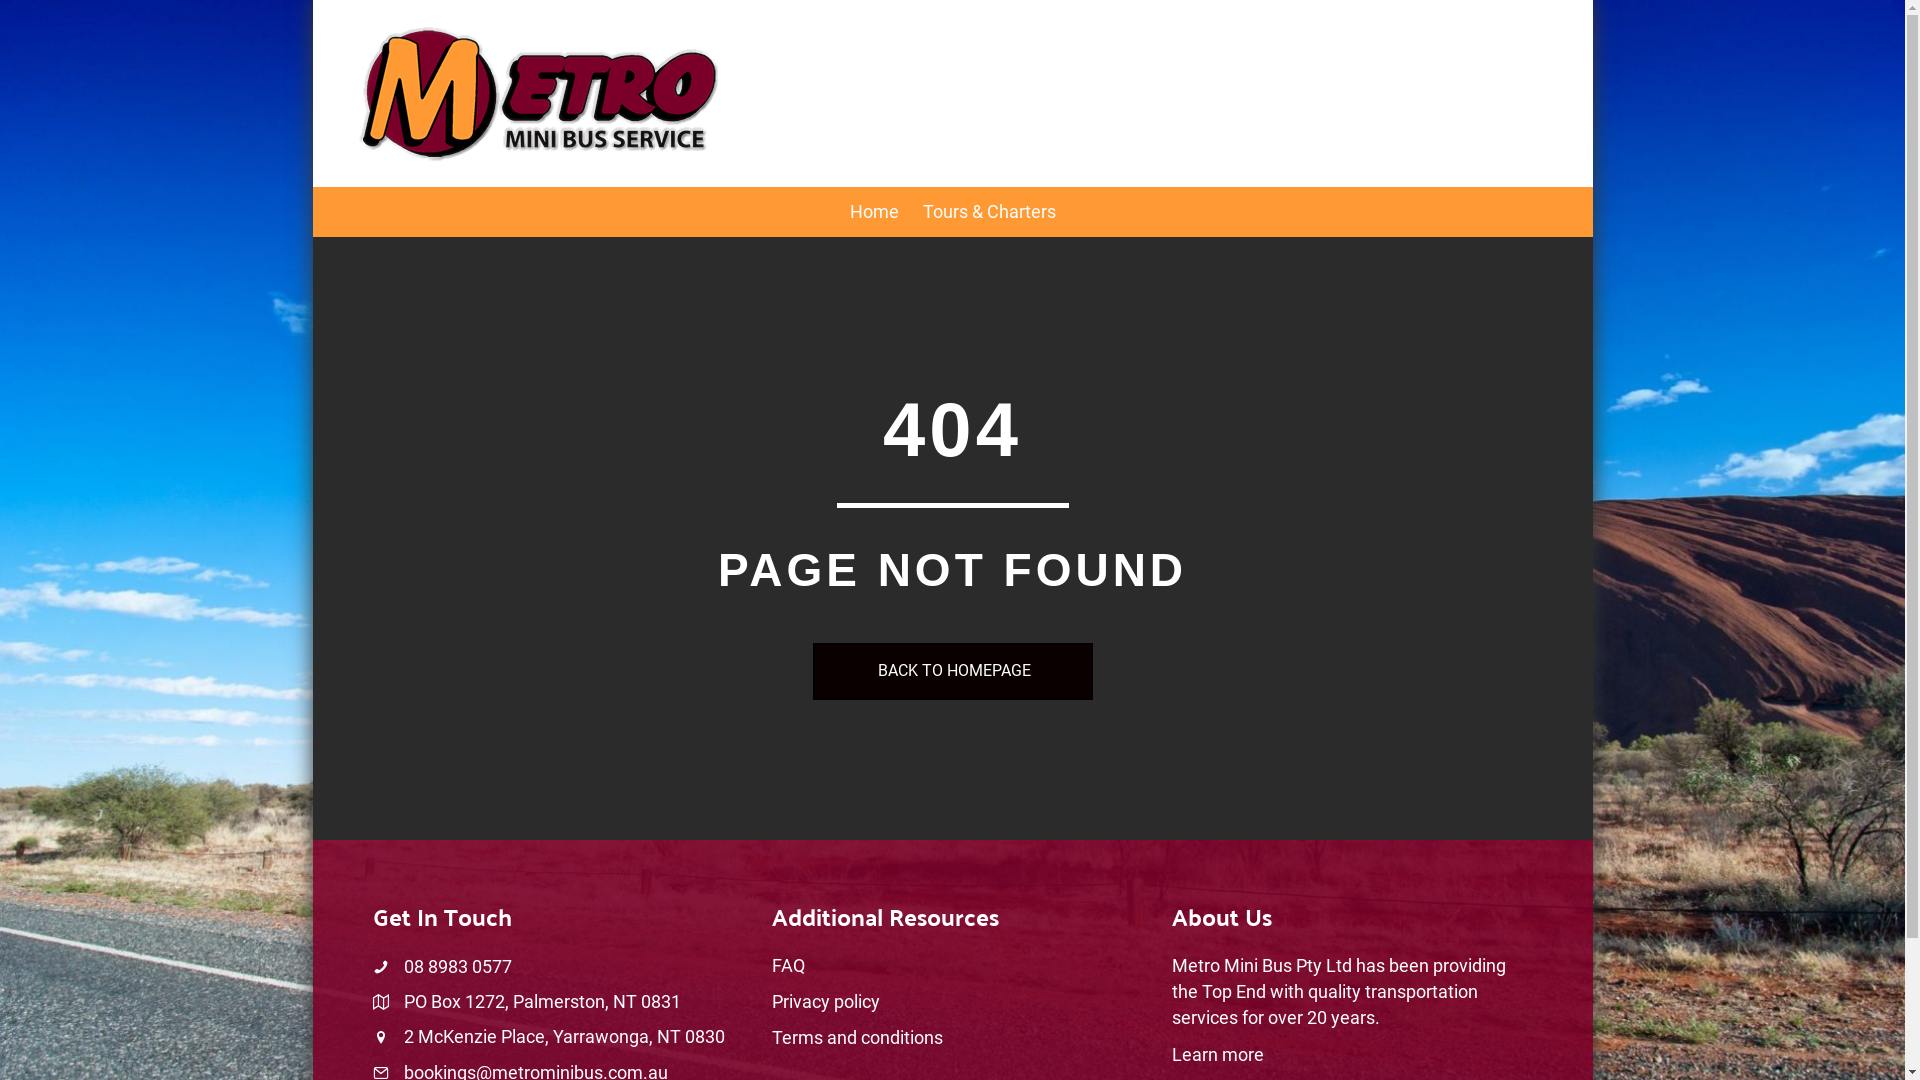 The image size is (1920, 1080). Describe the element at coordinates (874, 212) in the screenshot. I see `'Home'` at that location.